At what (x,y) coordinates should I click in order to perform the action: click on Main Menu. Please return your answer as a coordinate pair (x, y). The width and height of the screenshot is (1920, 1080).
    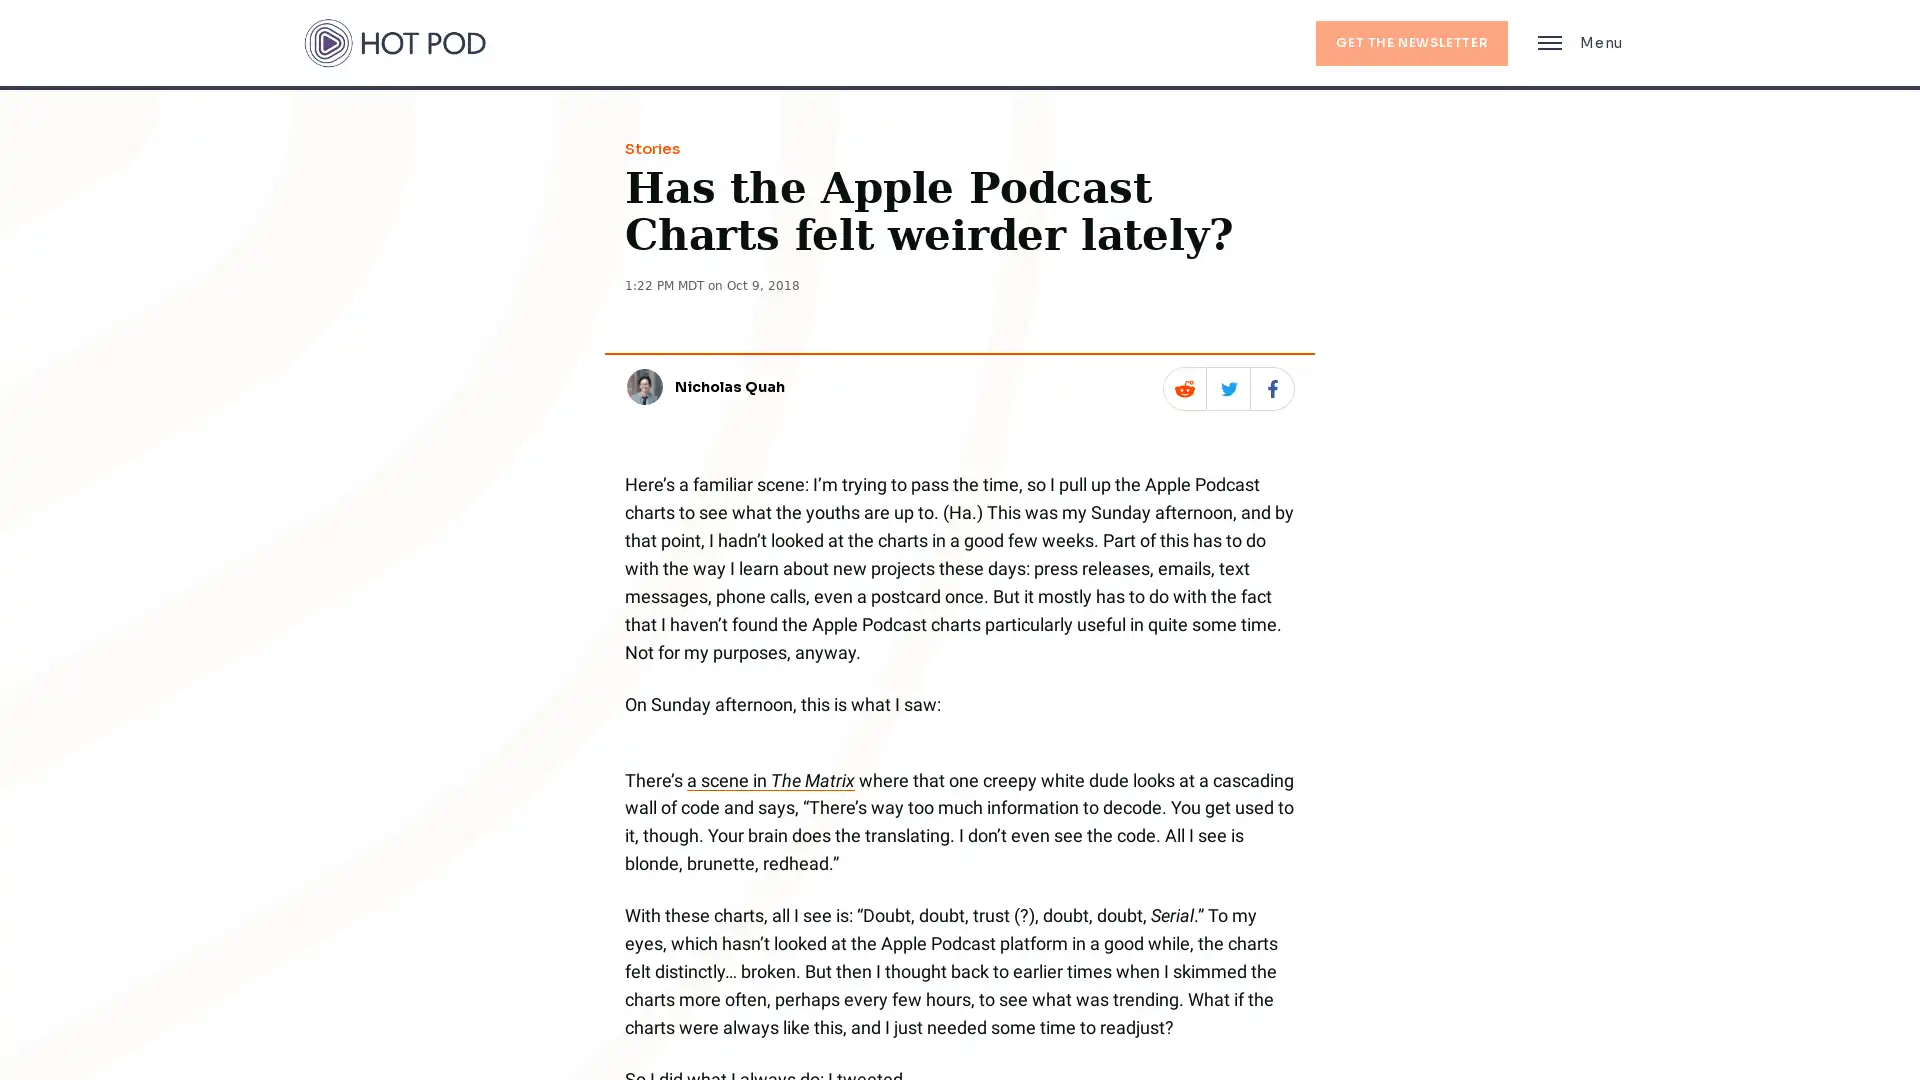
    Looking at the image, I should click on (1579, 42).